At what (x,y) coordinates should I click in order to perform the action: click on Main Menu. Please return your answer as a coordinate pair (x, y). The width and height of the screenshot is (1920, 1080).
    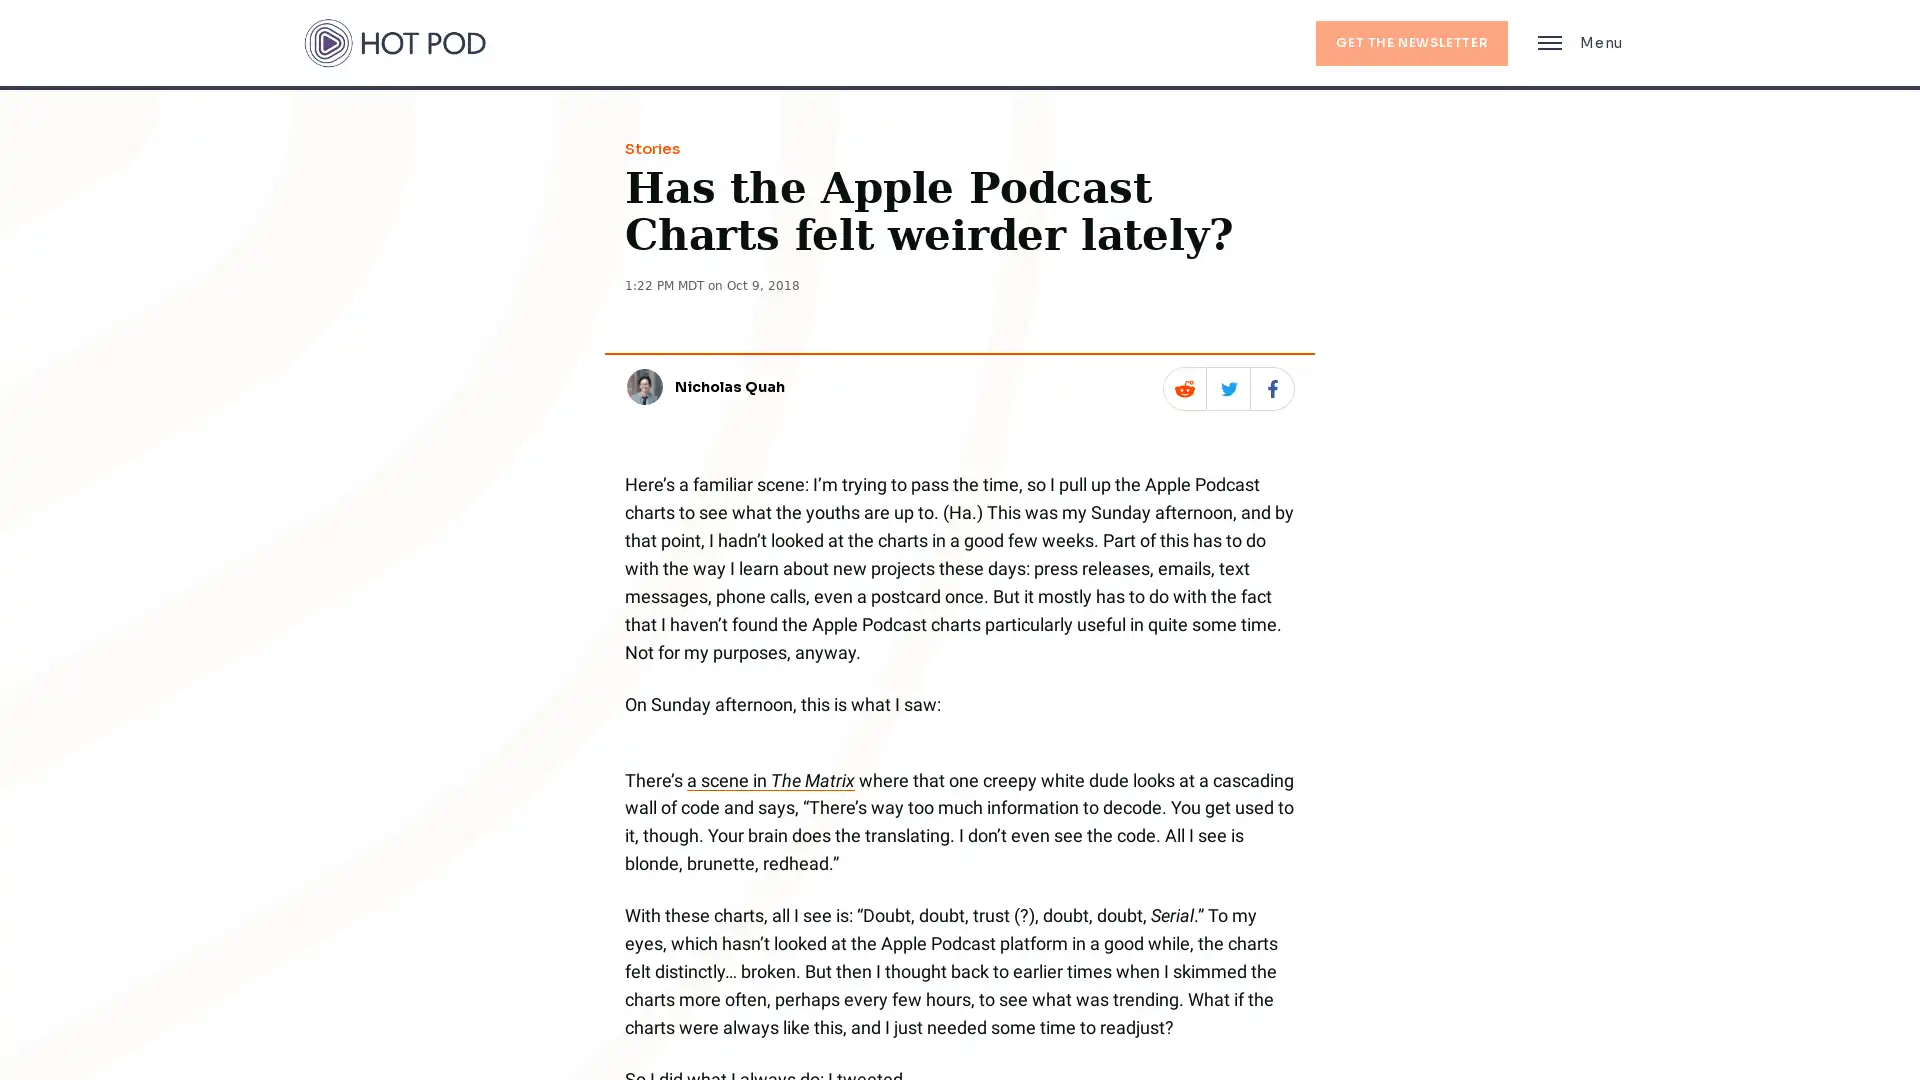
    Looking at the image, I should click on (1579, 42).